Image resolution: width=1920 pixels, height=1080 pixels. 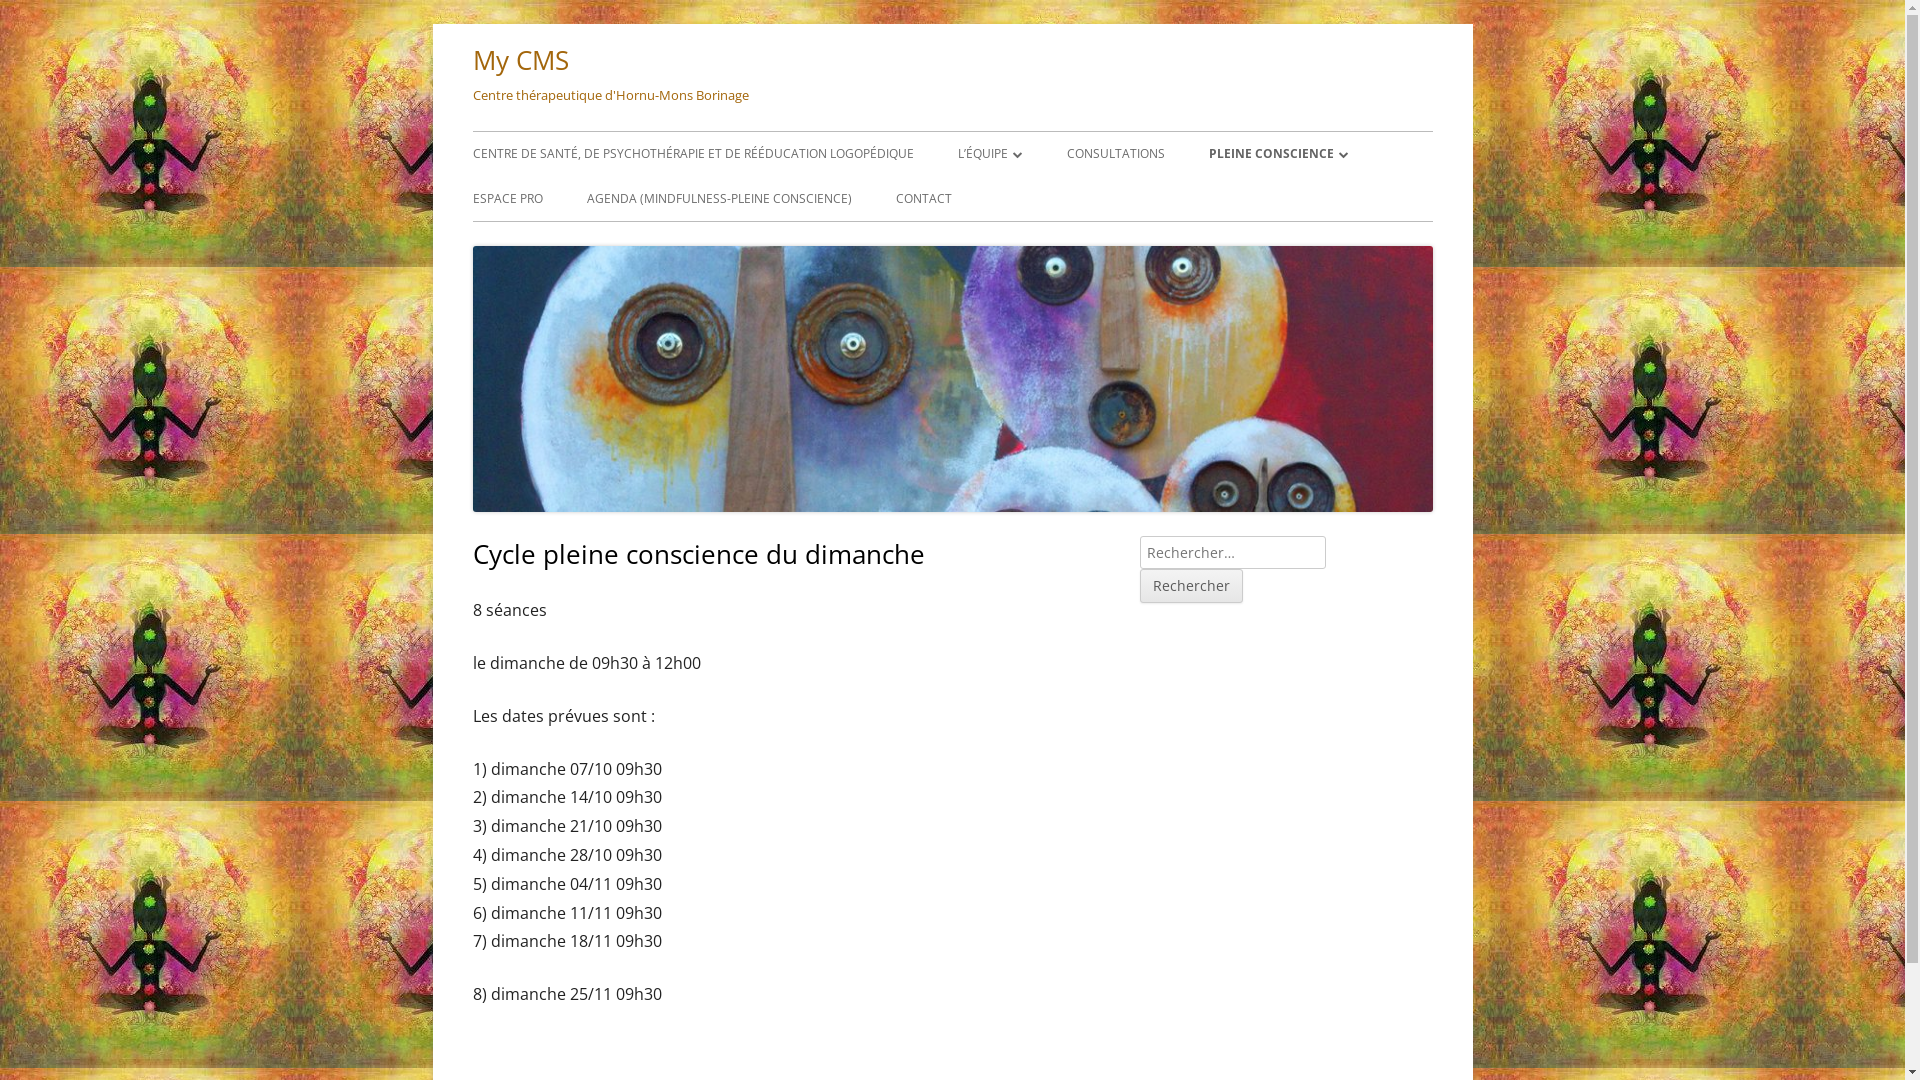 I want to click on 'PLEINE CONSCIENCE', so click(x=1276, y=153).